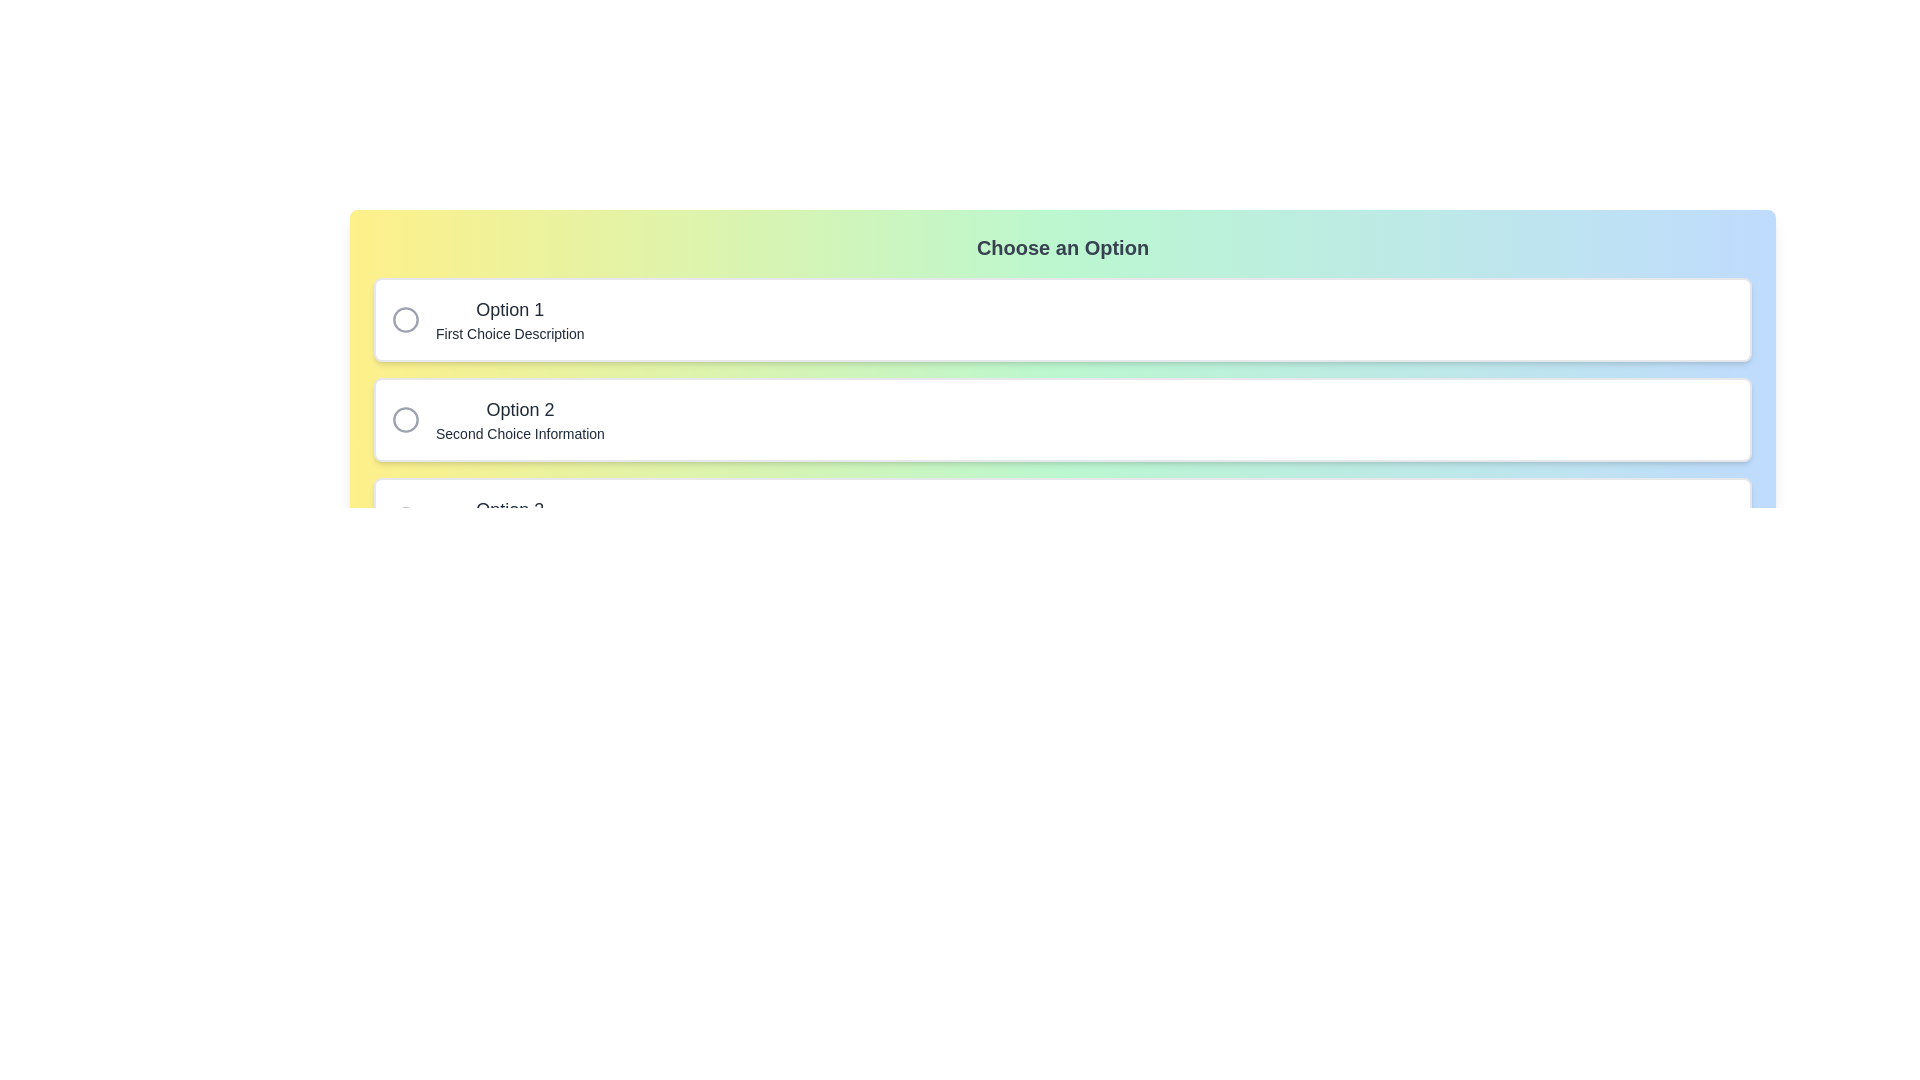  Describe the element at coordinates (510, 333) in the screenshot. I see `the text label displaying 'First Choice Description' located below 'Option 1' in the first option card` at that location.